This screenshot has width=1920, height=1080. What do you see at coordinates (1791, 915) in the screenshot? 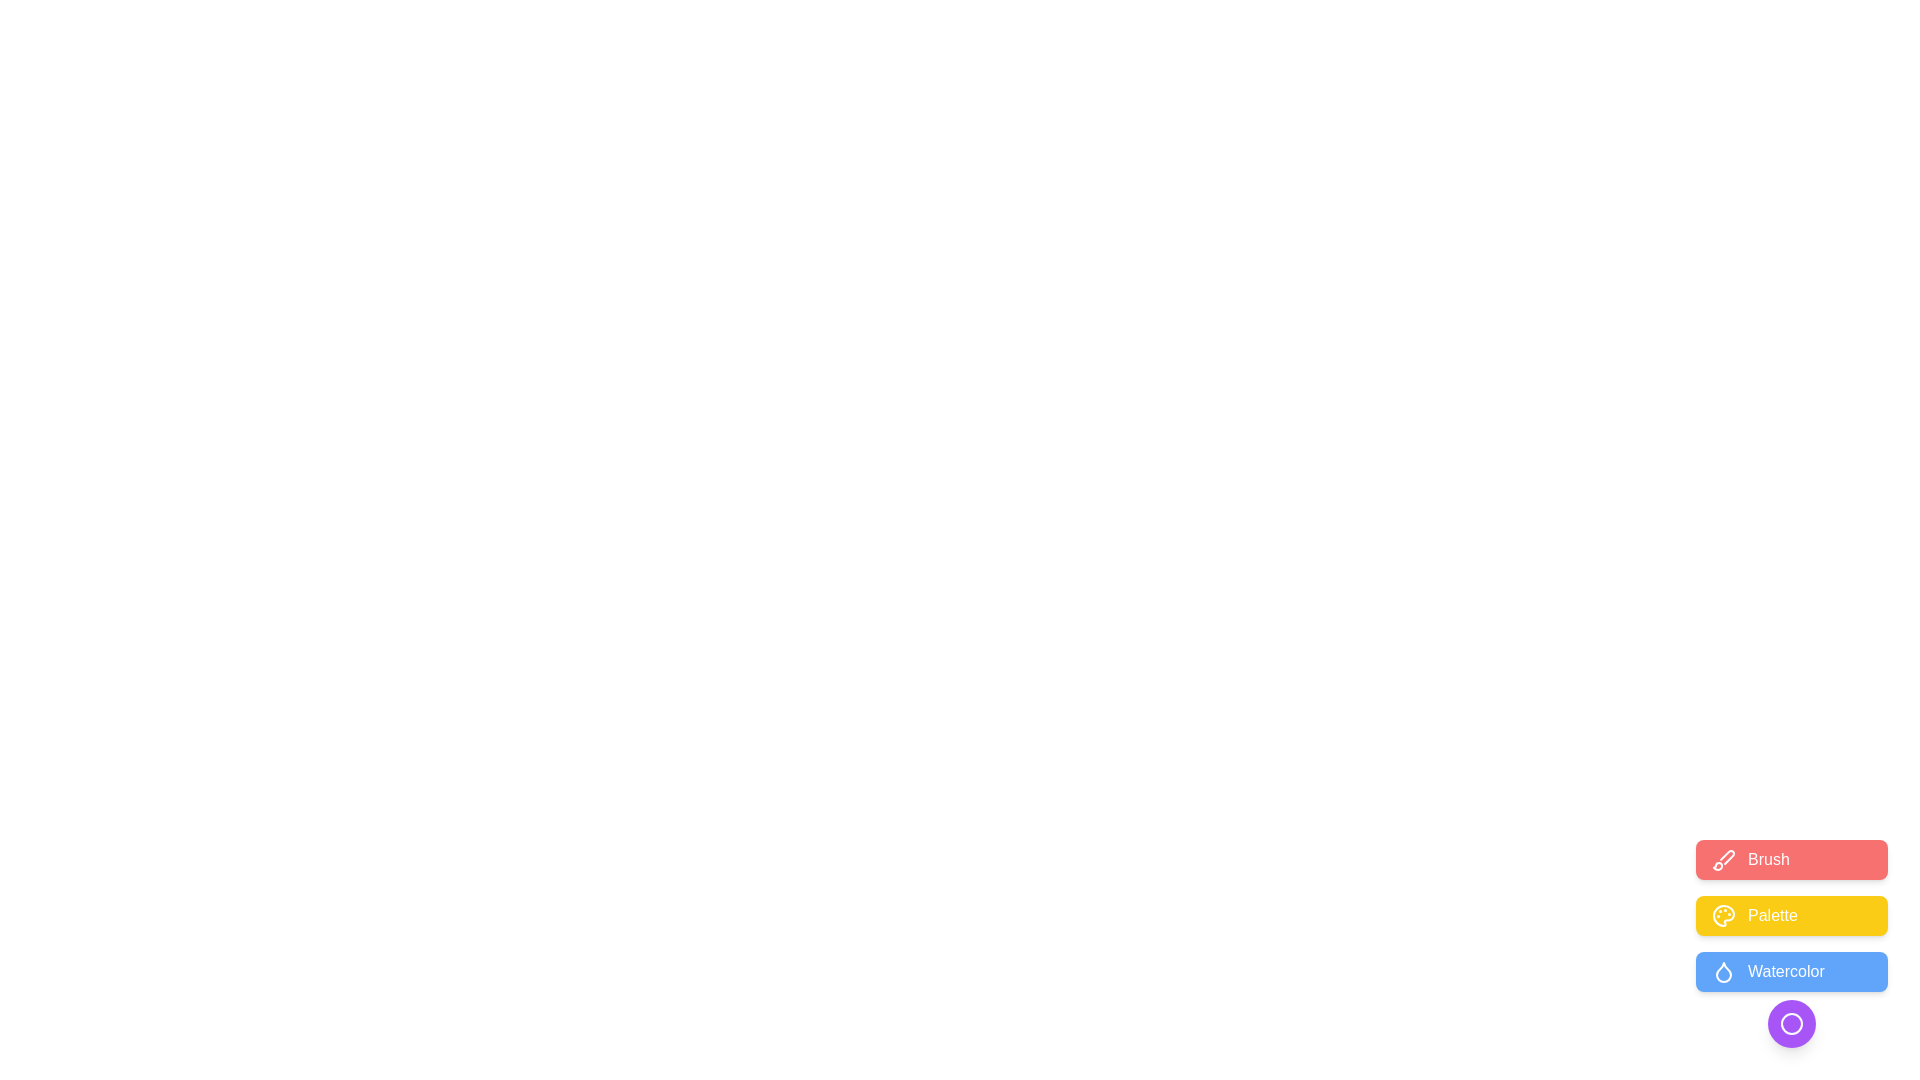
I see `the 'Palette' button to select the palette tool` at bounding box center [1791, 915].